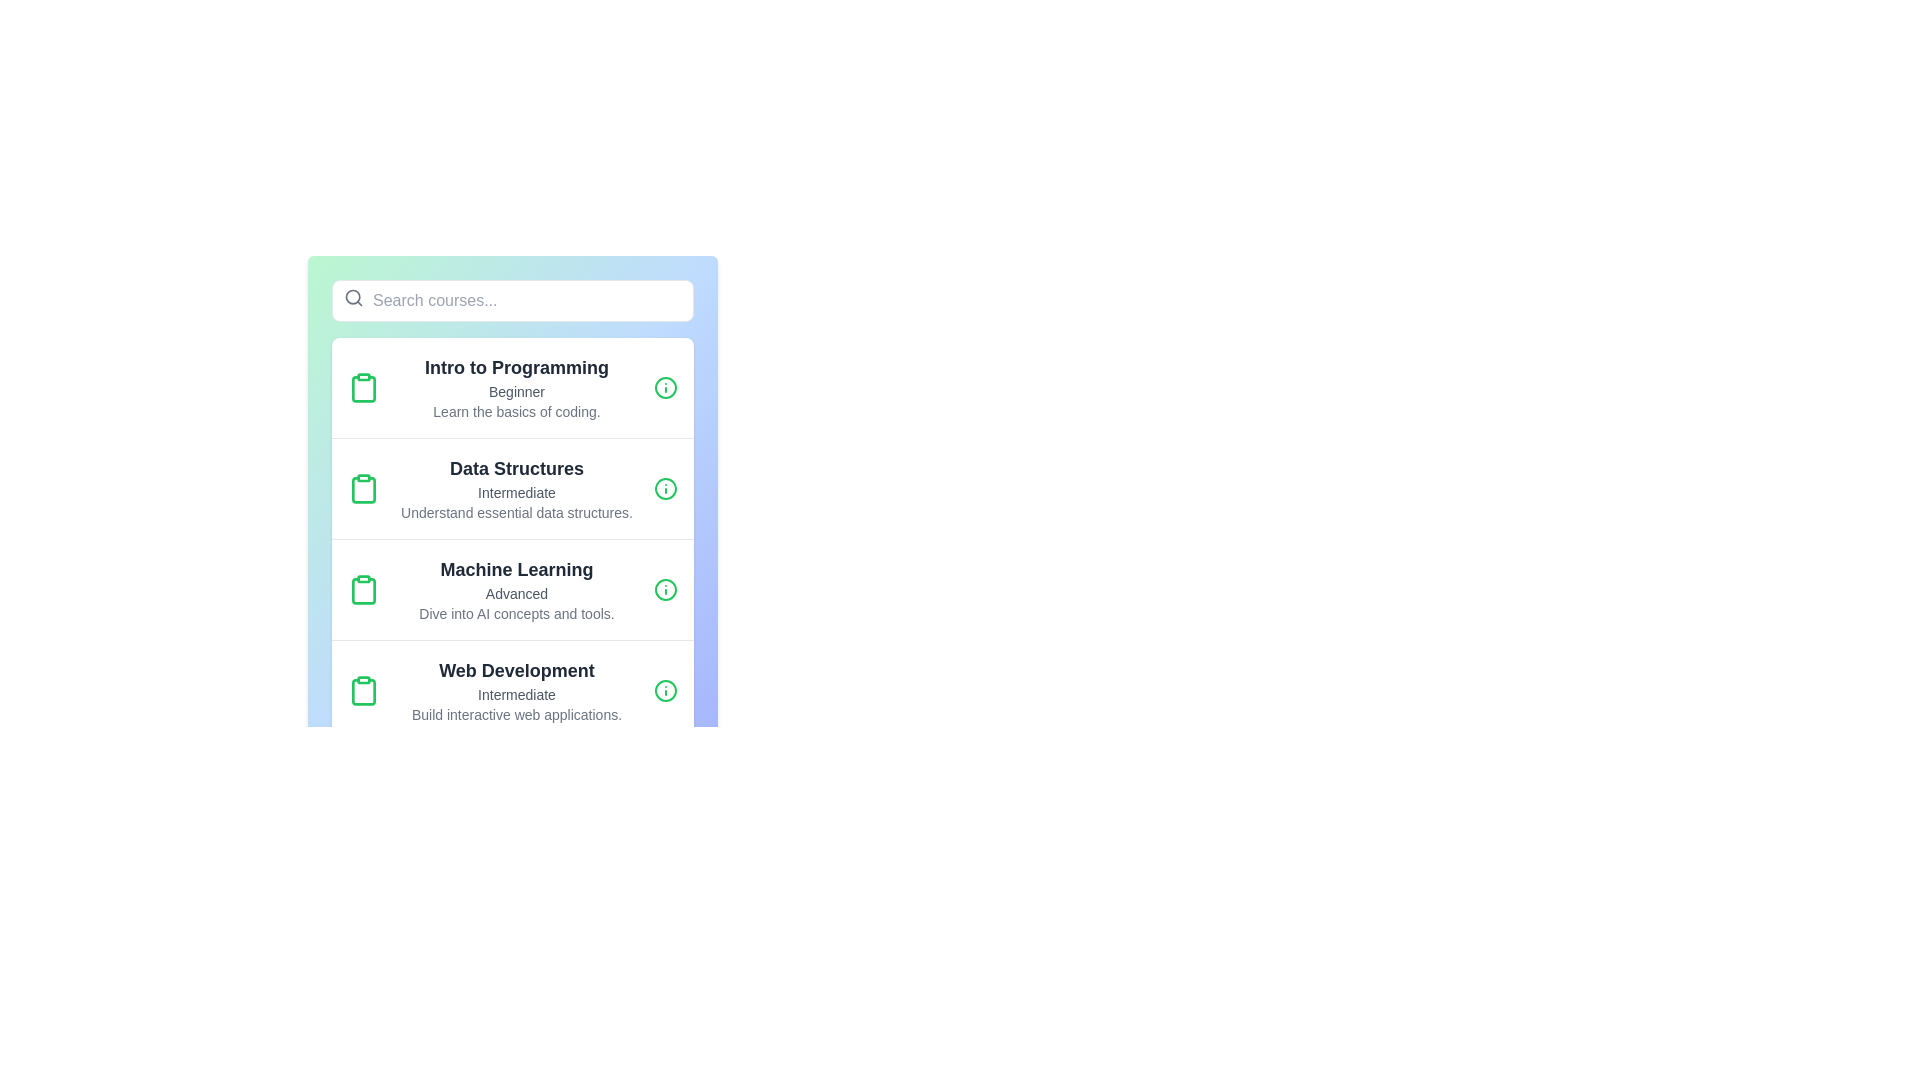  Describe the element at coordinates (517, 713) in the screenshot. I see `the static text displaying 'Build interactive web applications.' located below the 'Intermediate' label in the 'Web Development' section` at that location.